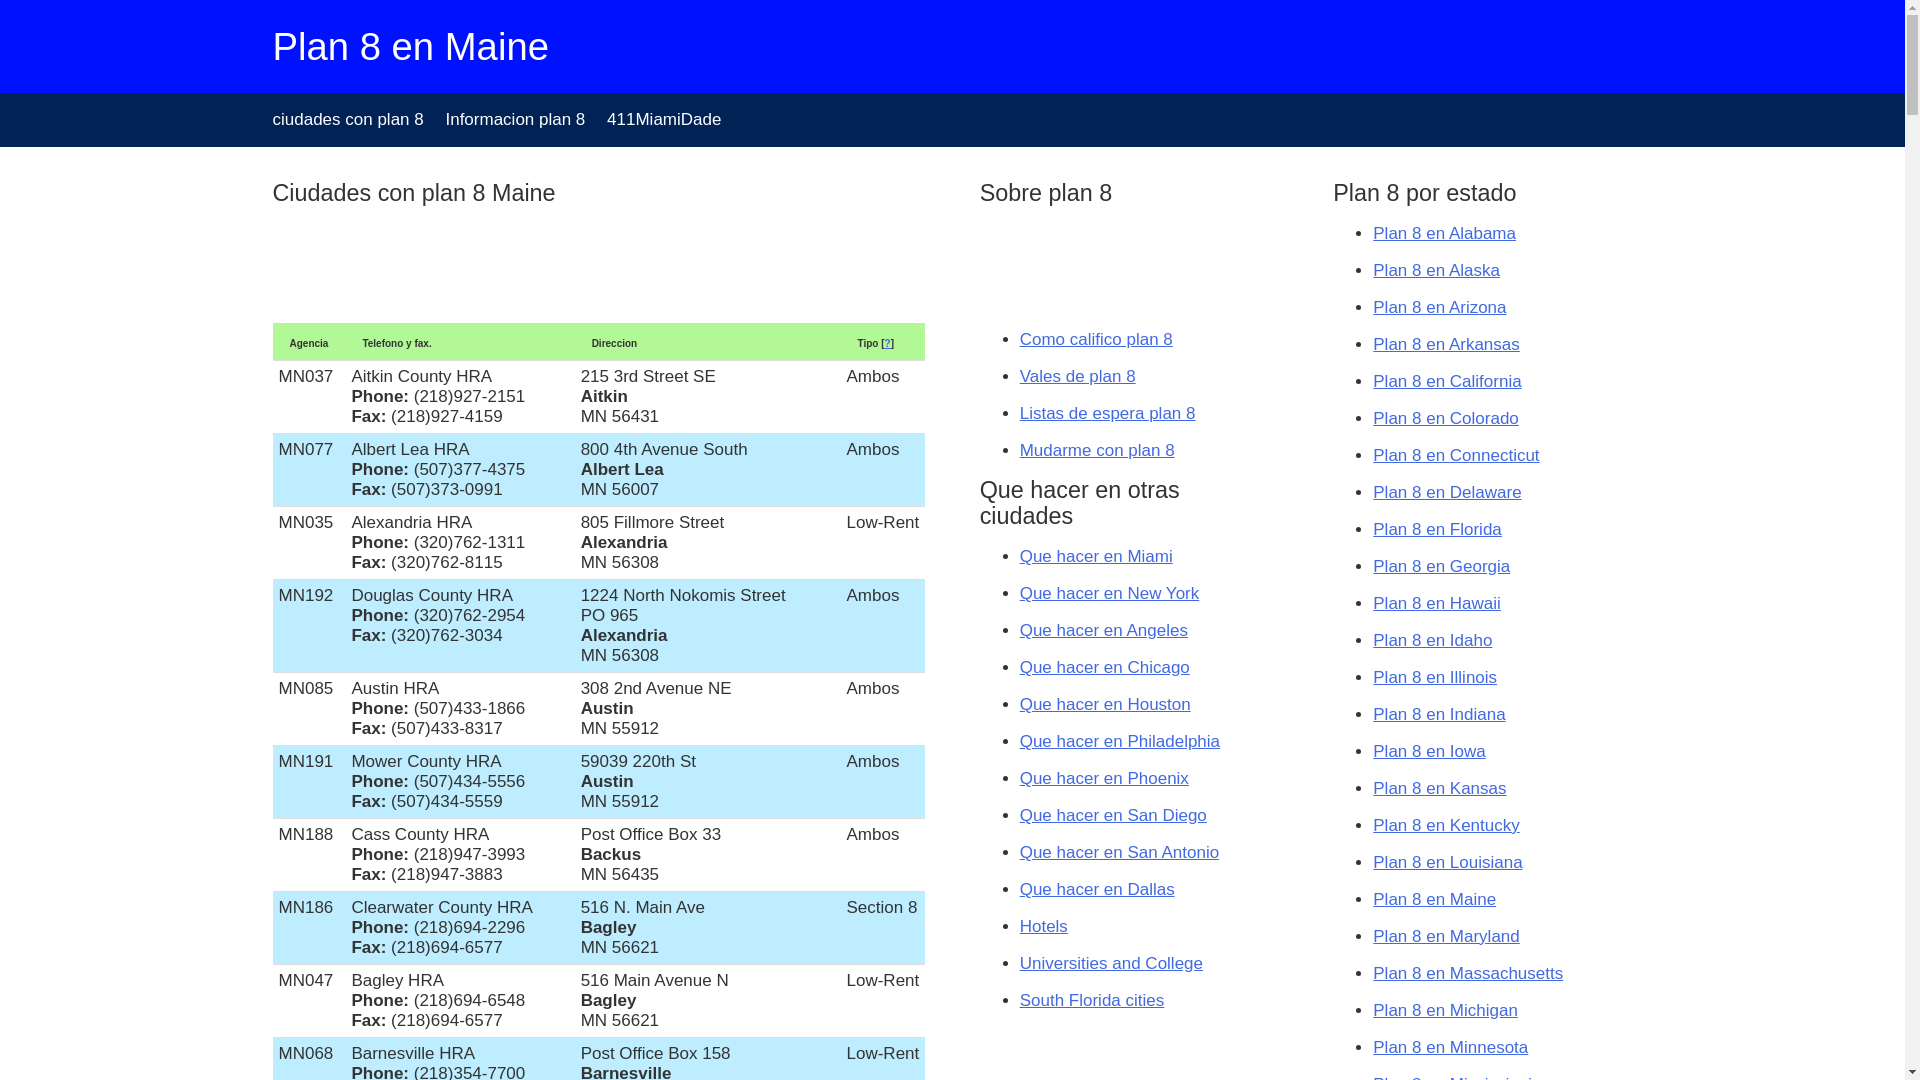  Describe the element at coordinates (397, 979) in the screenshot. I see `'Bagley HRA'` at that location.